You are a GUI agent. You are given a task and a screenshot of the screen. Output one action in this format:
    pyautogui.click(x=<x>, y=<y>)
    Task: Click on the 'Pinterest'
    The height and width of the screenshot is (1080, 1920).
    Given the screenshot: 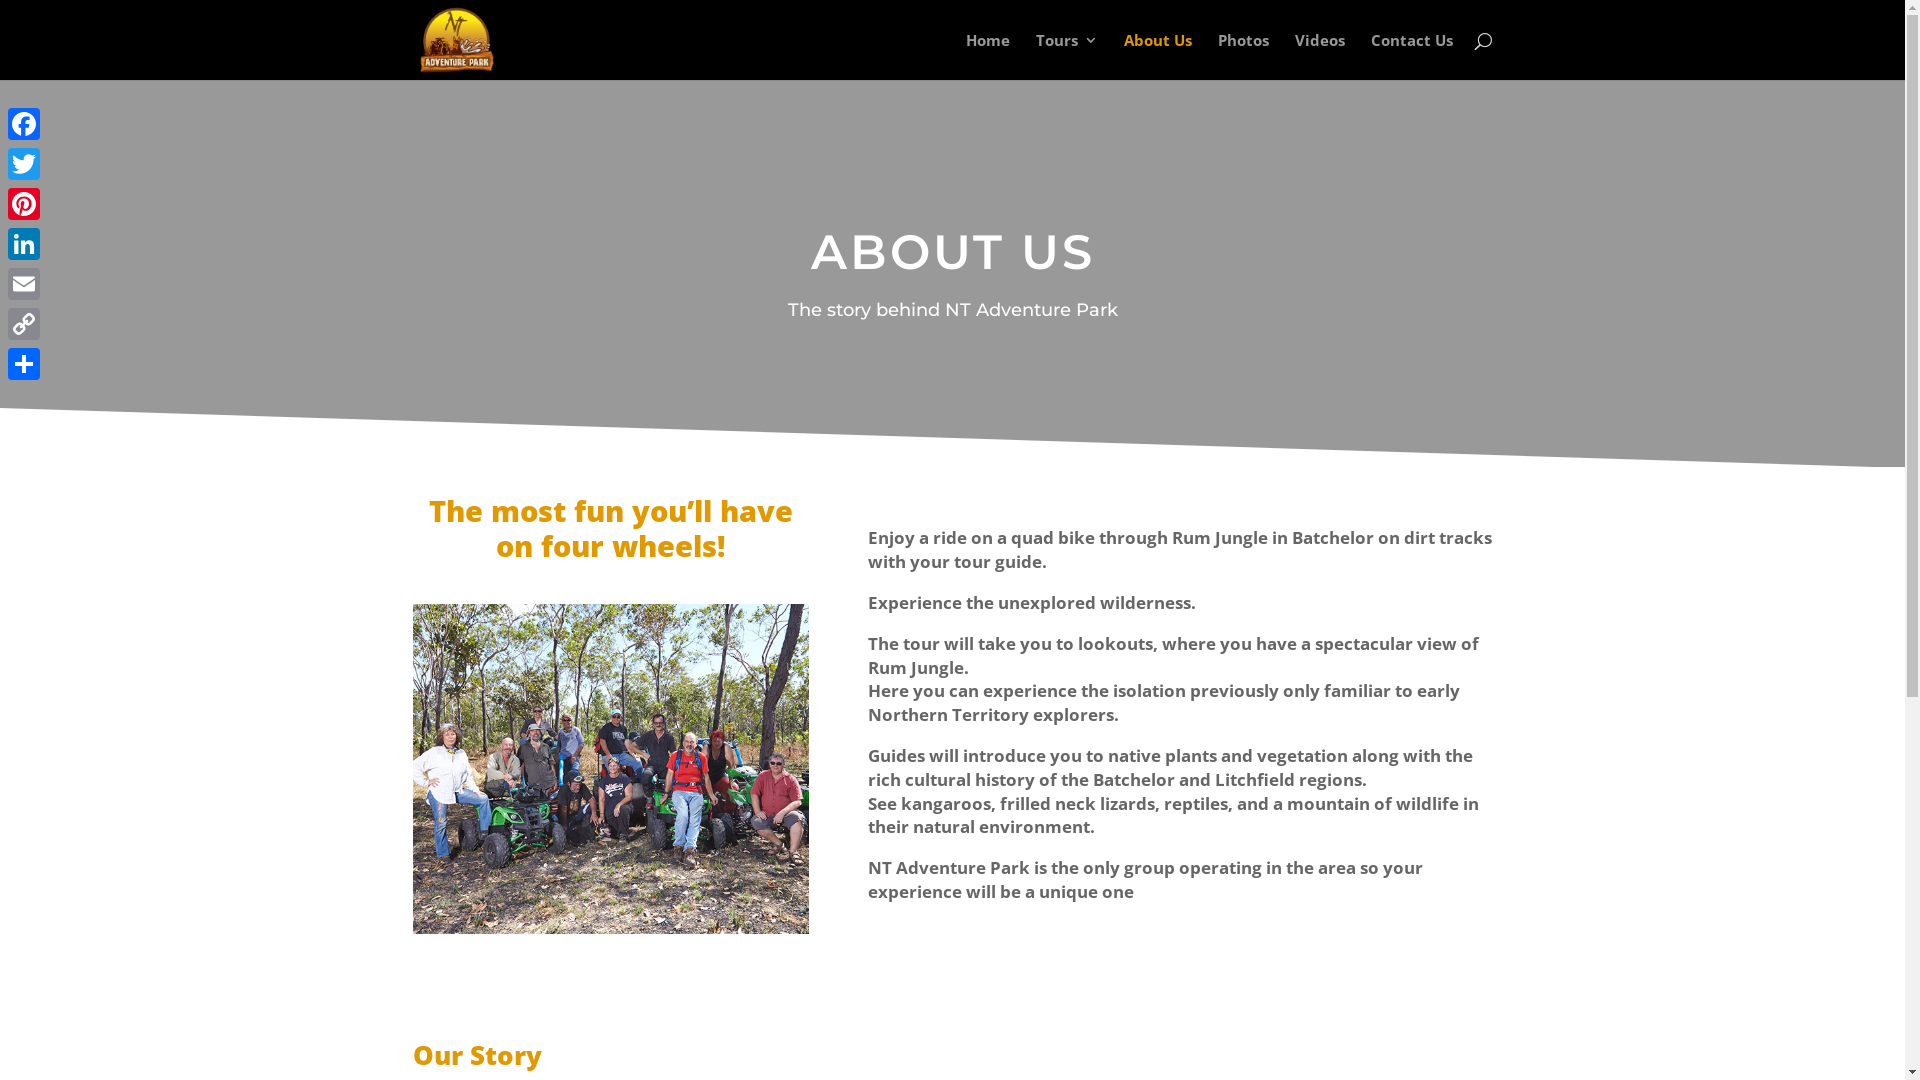 What is the action you would take?
    pyautogui.click(x=24, y=204)
    